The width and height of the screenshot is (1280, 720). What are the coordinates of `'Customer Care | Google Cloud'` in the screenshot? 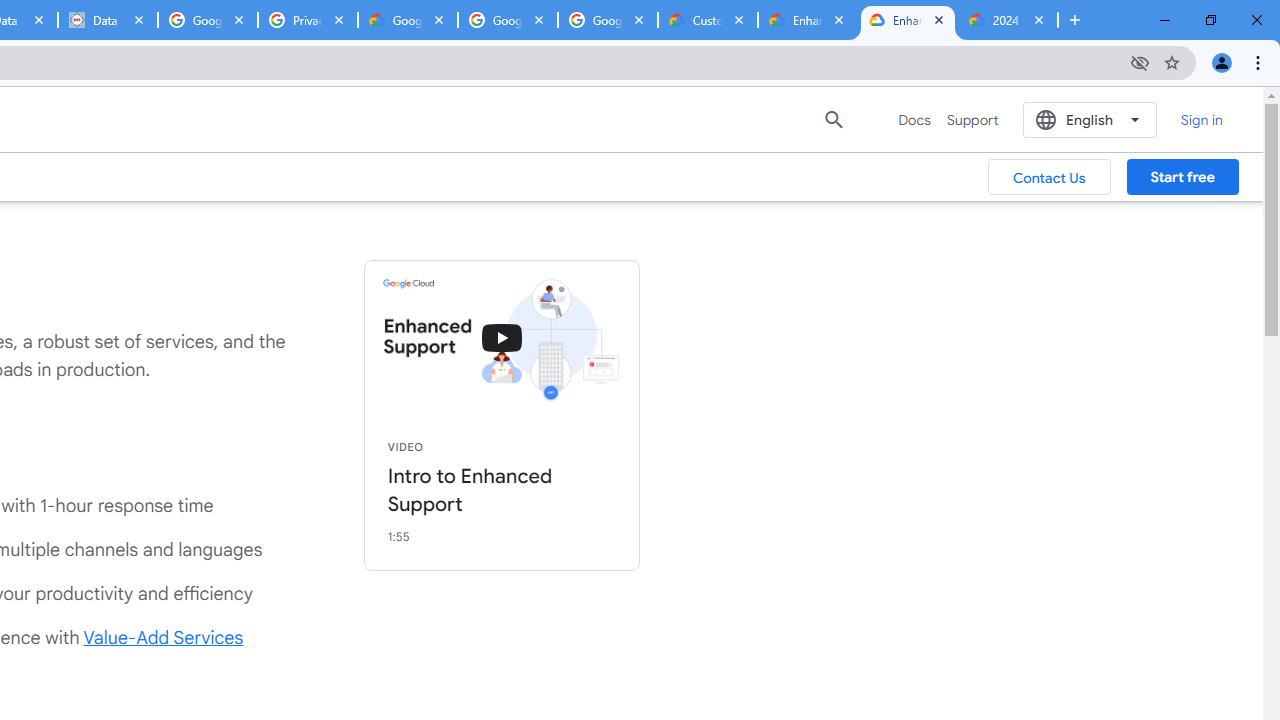 It's located at (707, 20).